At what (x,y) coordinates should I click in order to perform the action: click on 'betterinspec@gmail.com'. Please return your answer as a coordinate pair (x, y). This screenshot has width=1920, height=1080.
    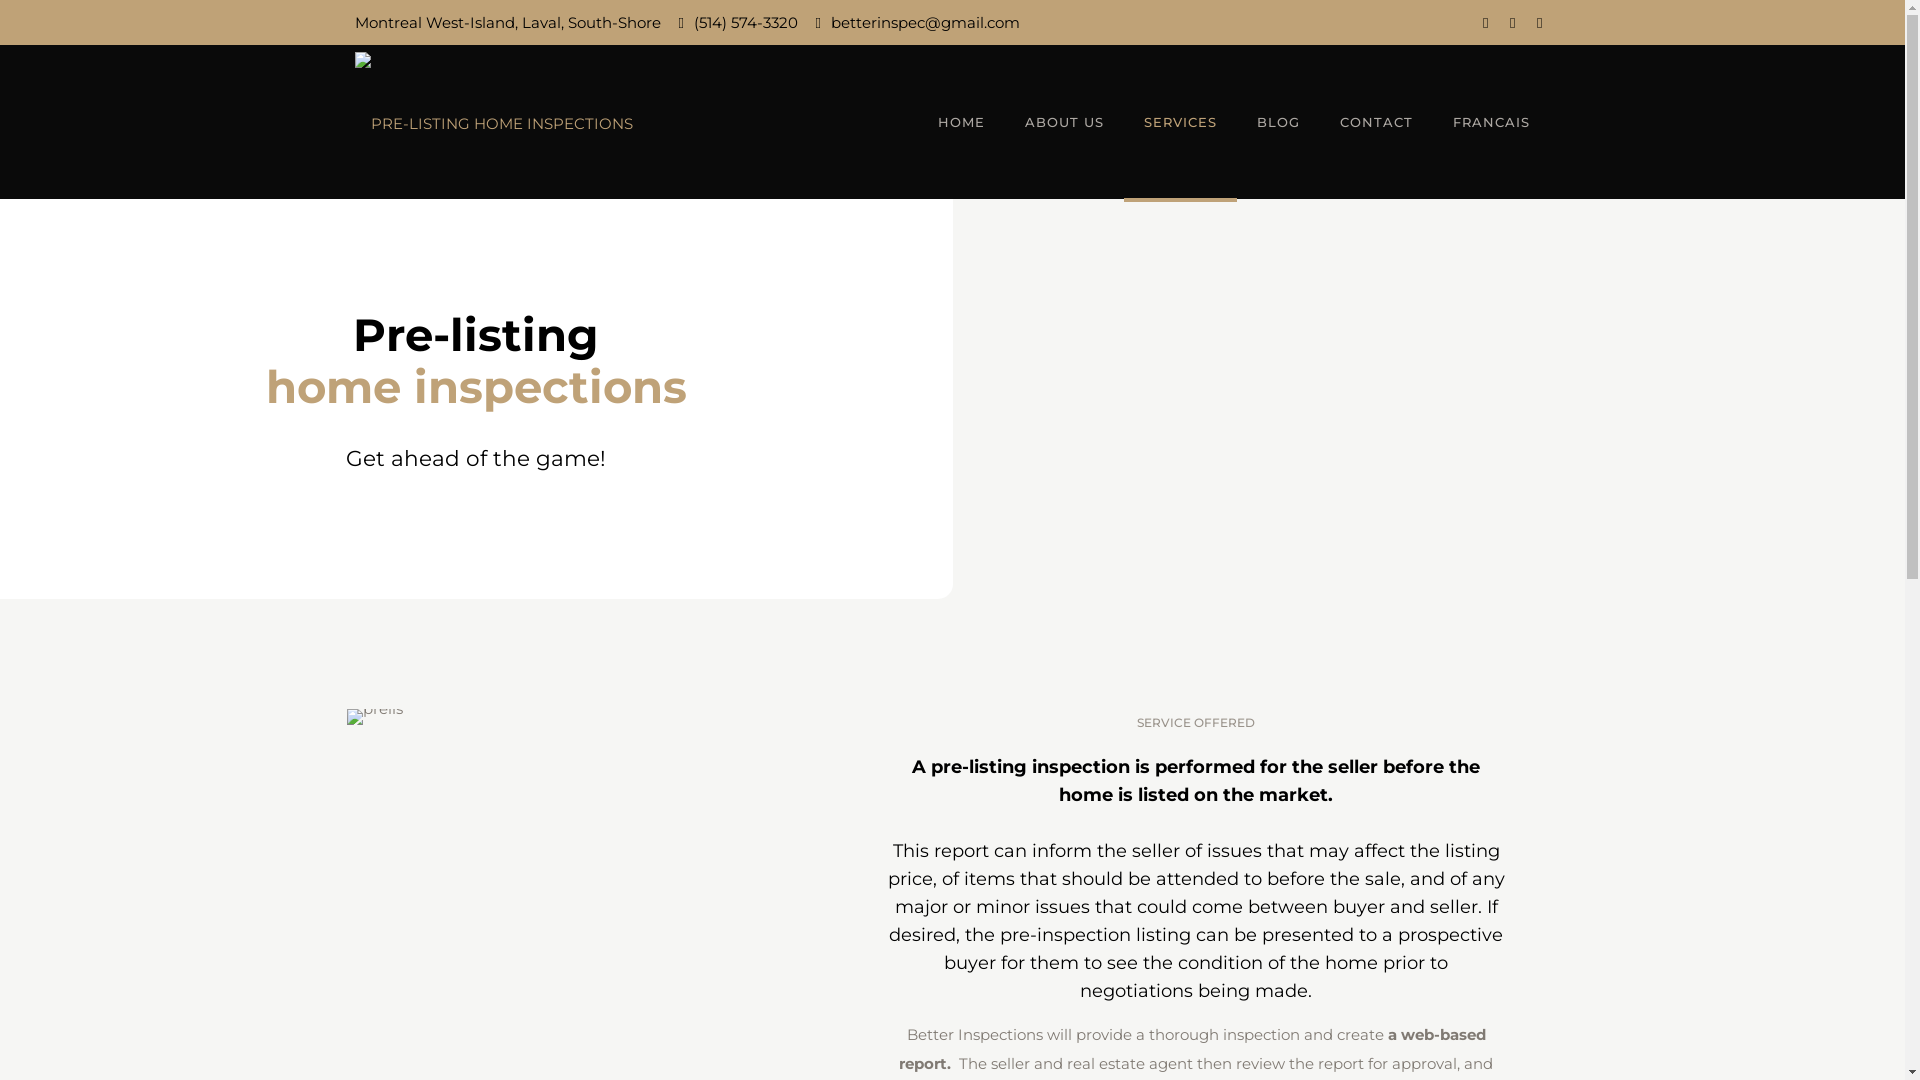
    Looking at the image, I should click on (924, 22).